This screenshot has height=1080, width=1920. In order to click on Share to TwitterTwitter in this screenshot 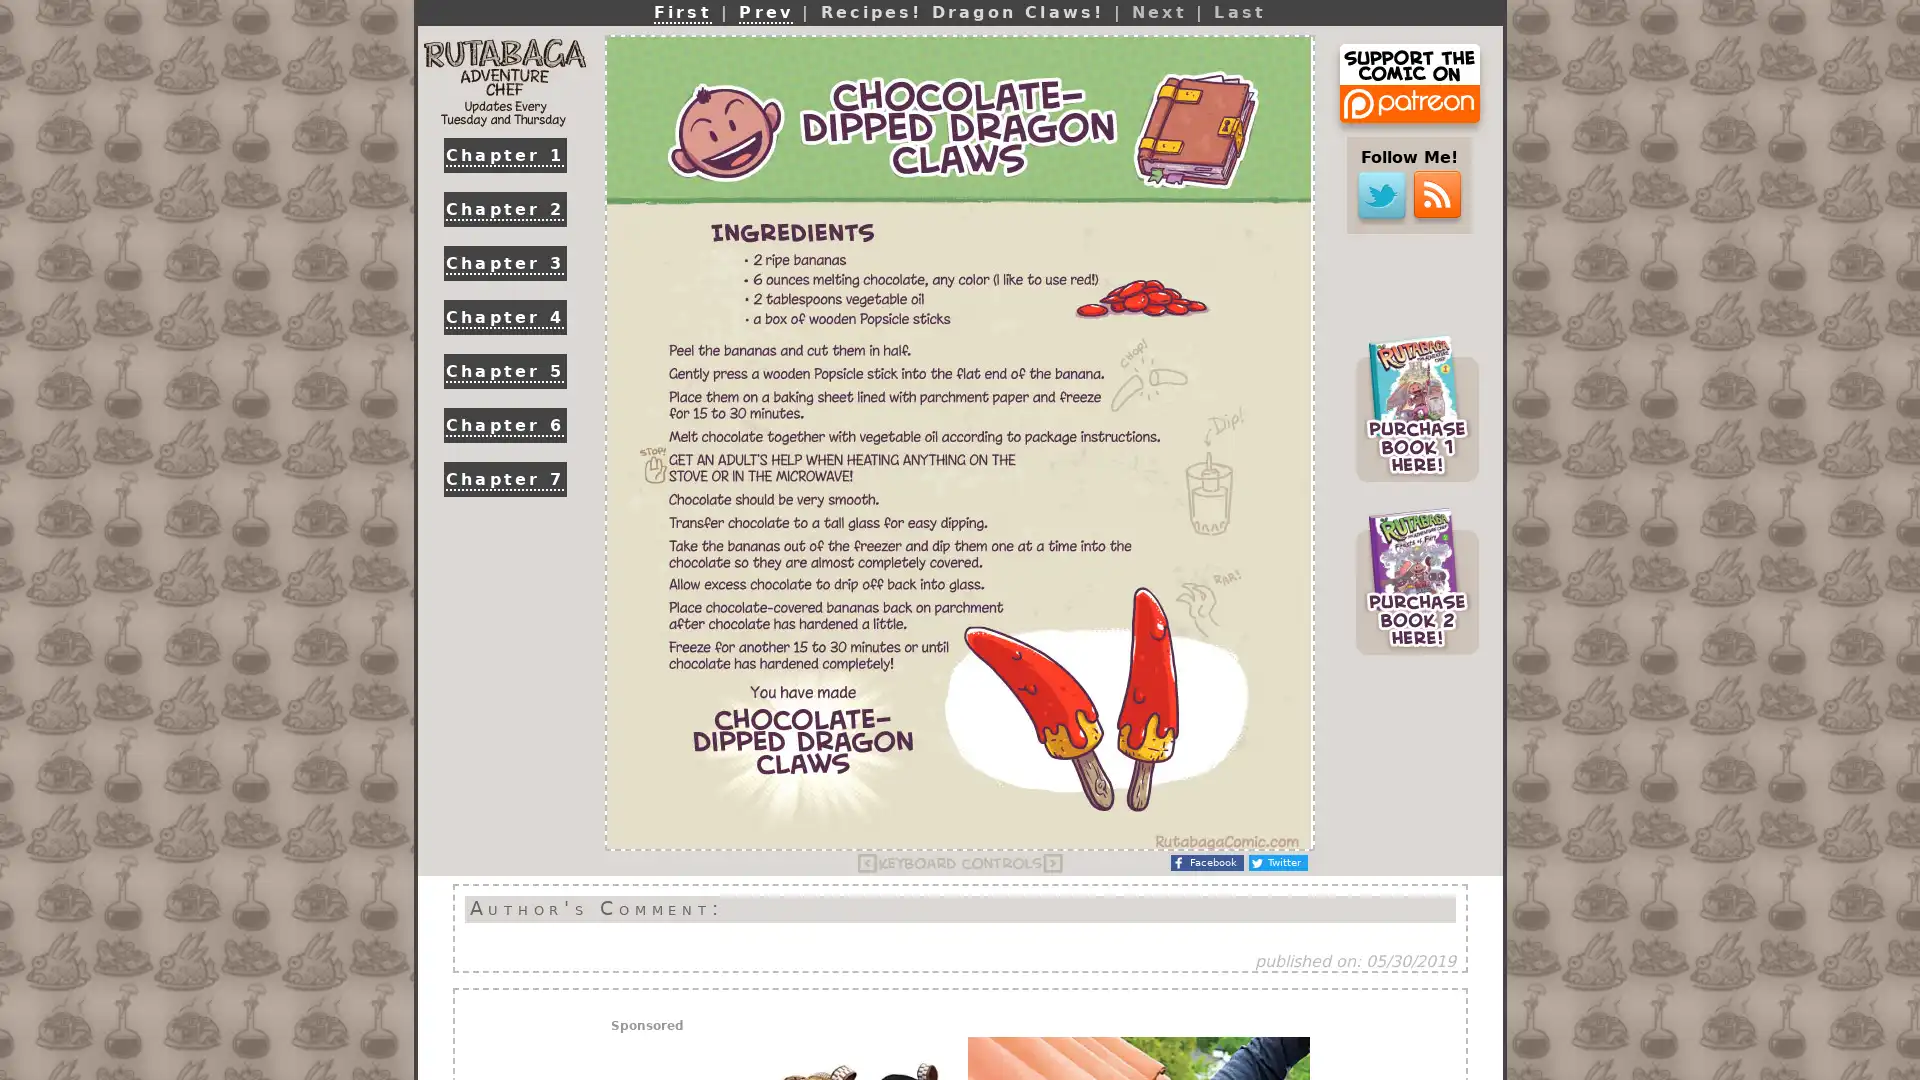, I will do `click(1277, 862)`.